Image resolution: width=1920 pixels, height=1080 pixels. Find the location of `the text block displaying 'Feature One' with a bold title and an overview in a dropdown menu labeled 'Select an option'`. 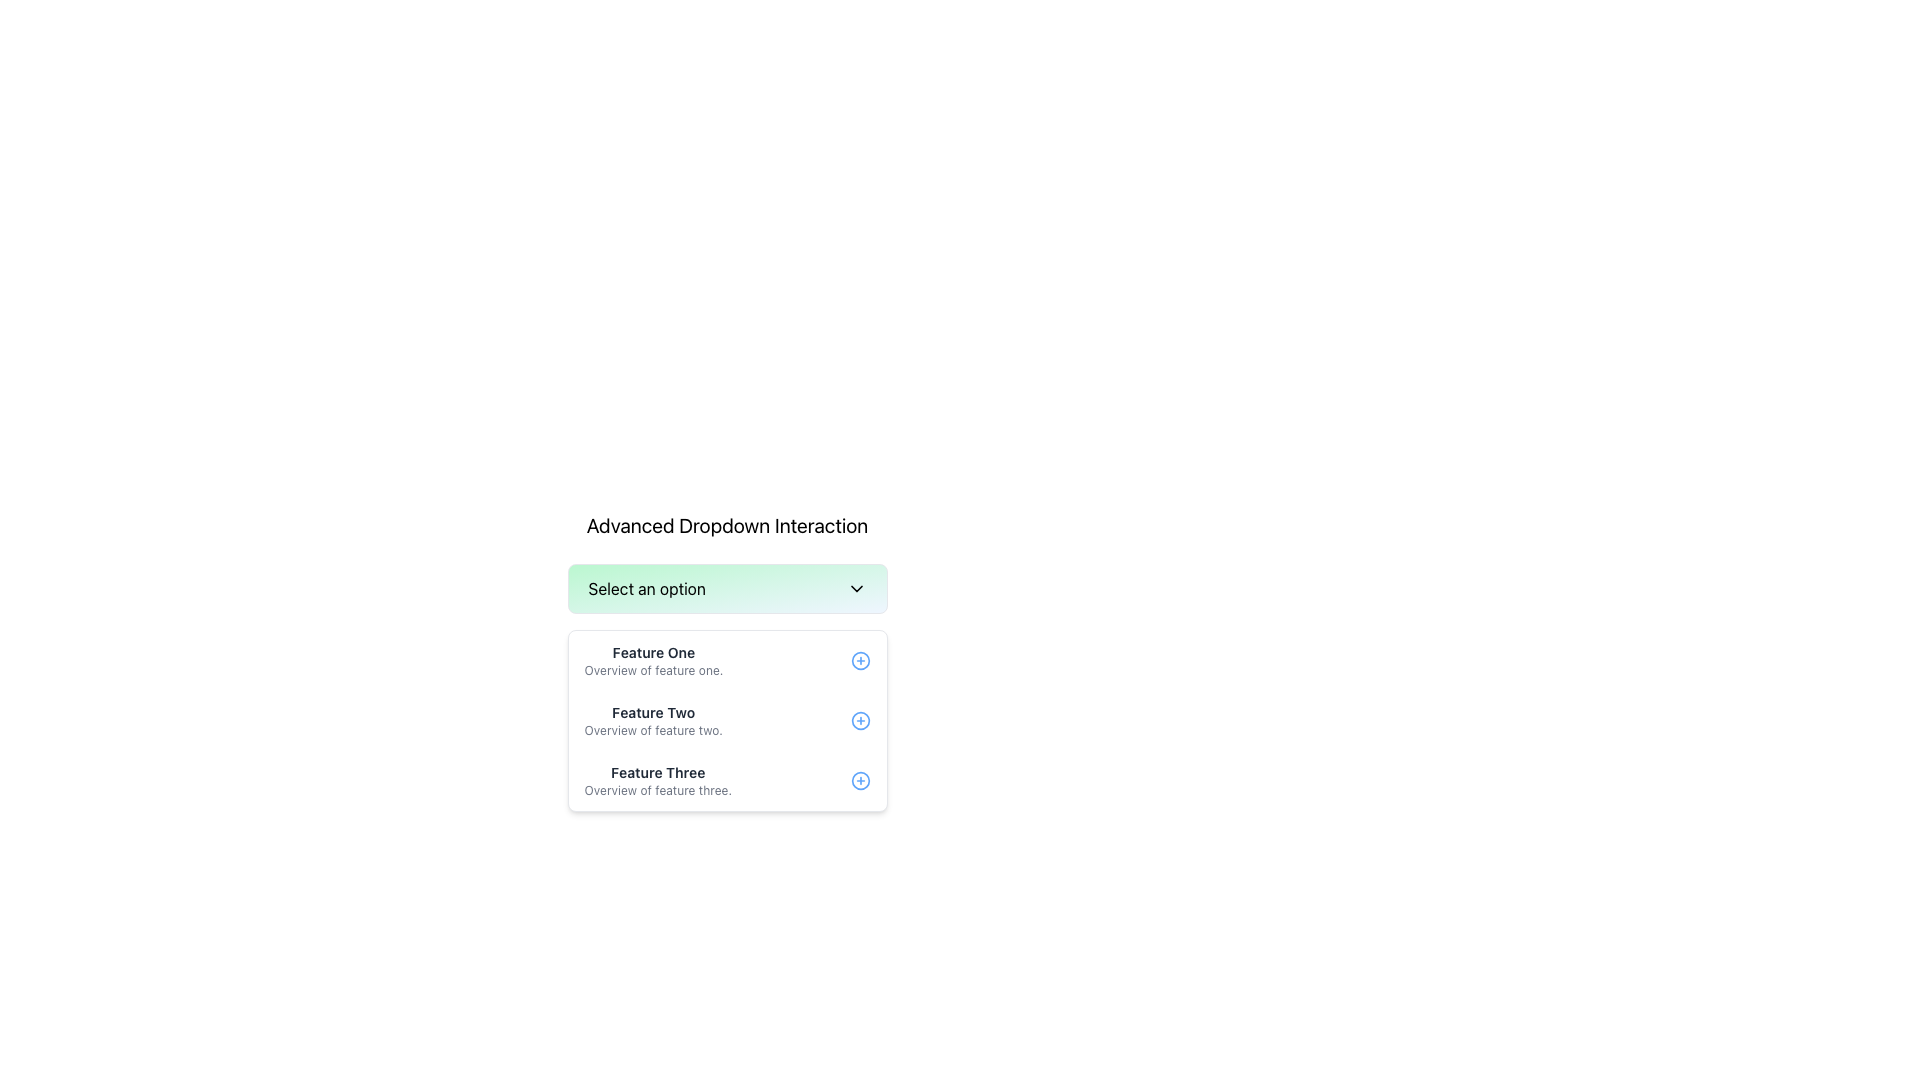

the text block displaying 'Feature One' with a bold title and an overview in a dropdown menu labeled 'Select an option' is located at coordinates (653, 660).